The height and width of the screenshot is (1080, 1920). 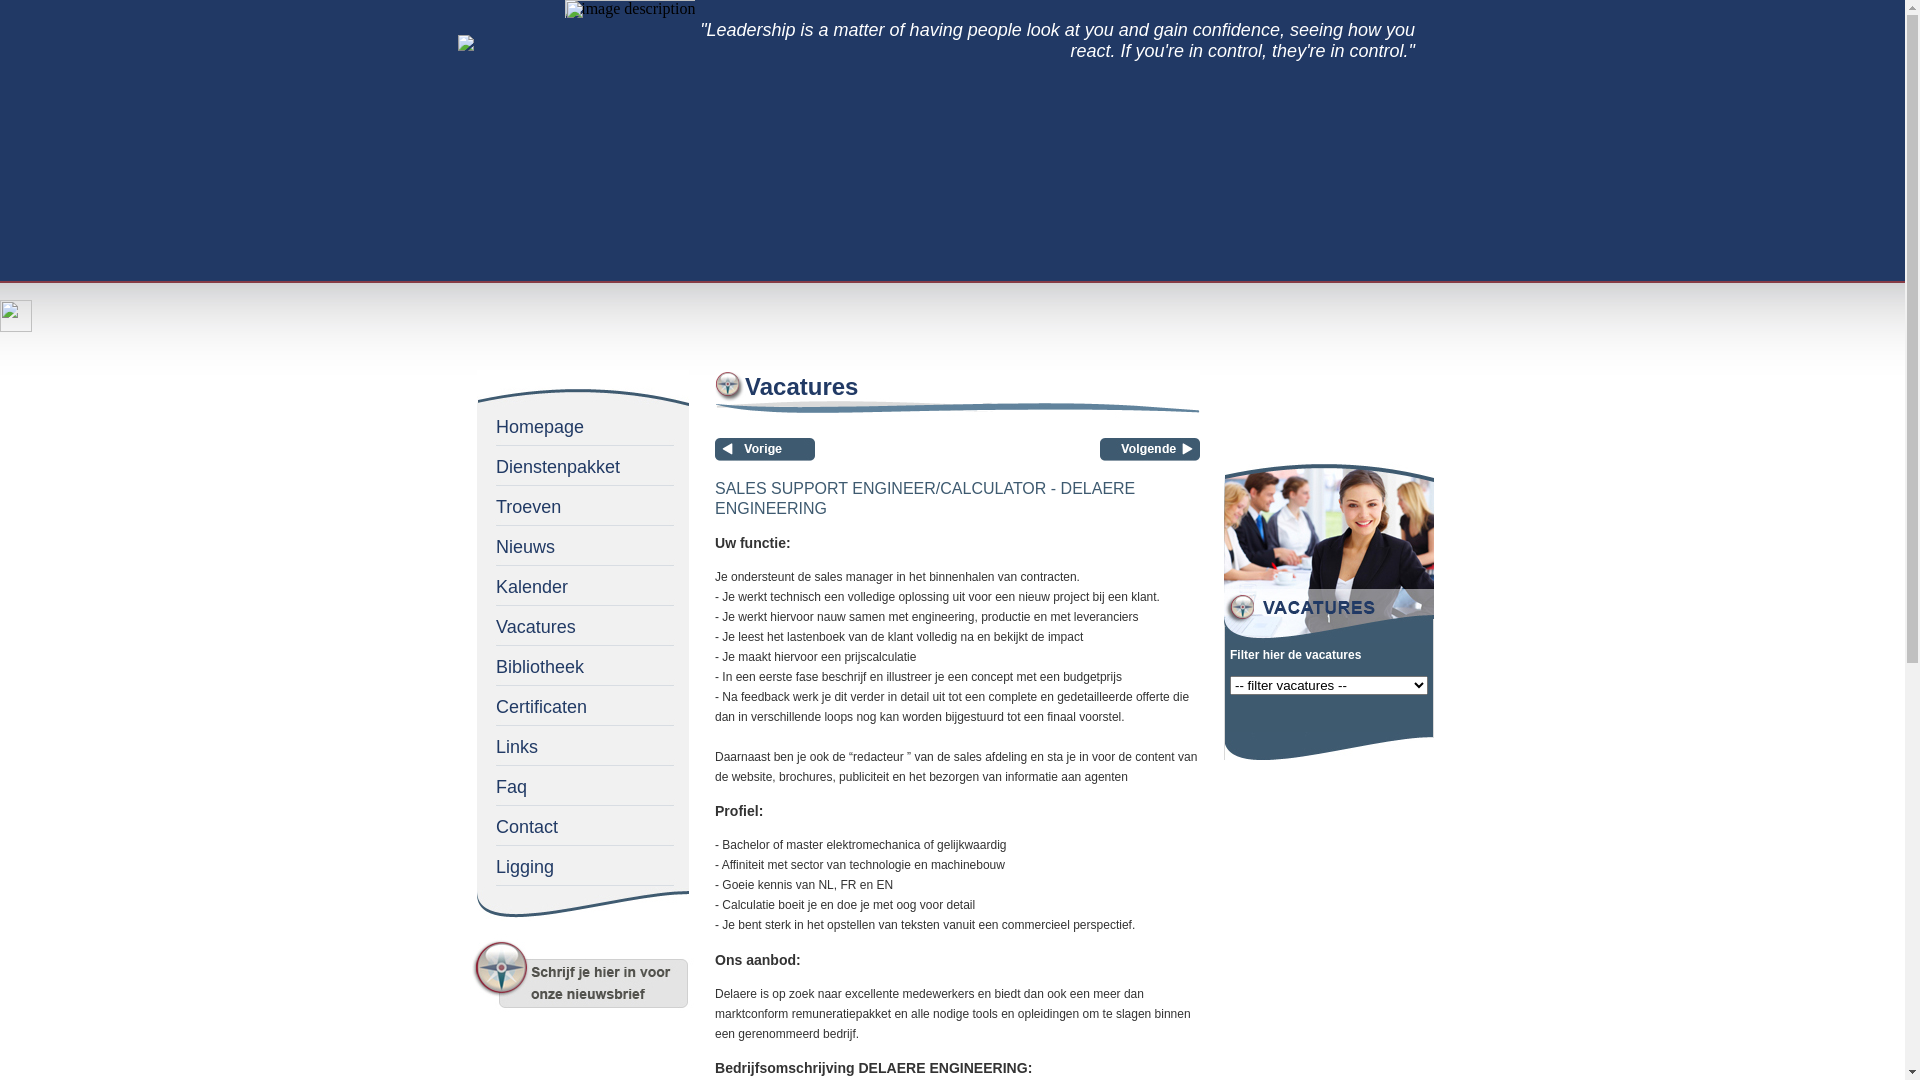 What do you see at coordinates (581, 542) in the screenshot?
I see `'Nieuws'` at bounding box center [581, 542].